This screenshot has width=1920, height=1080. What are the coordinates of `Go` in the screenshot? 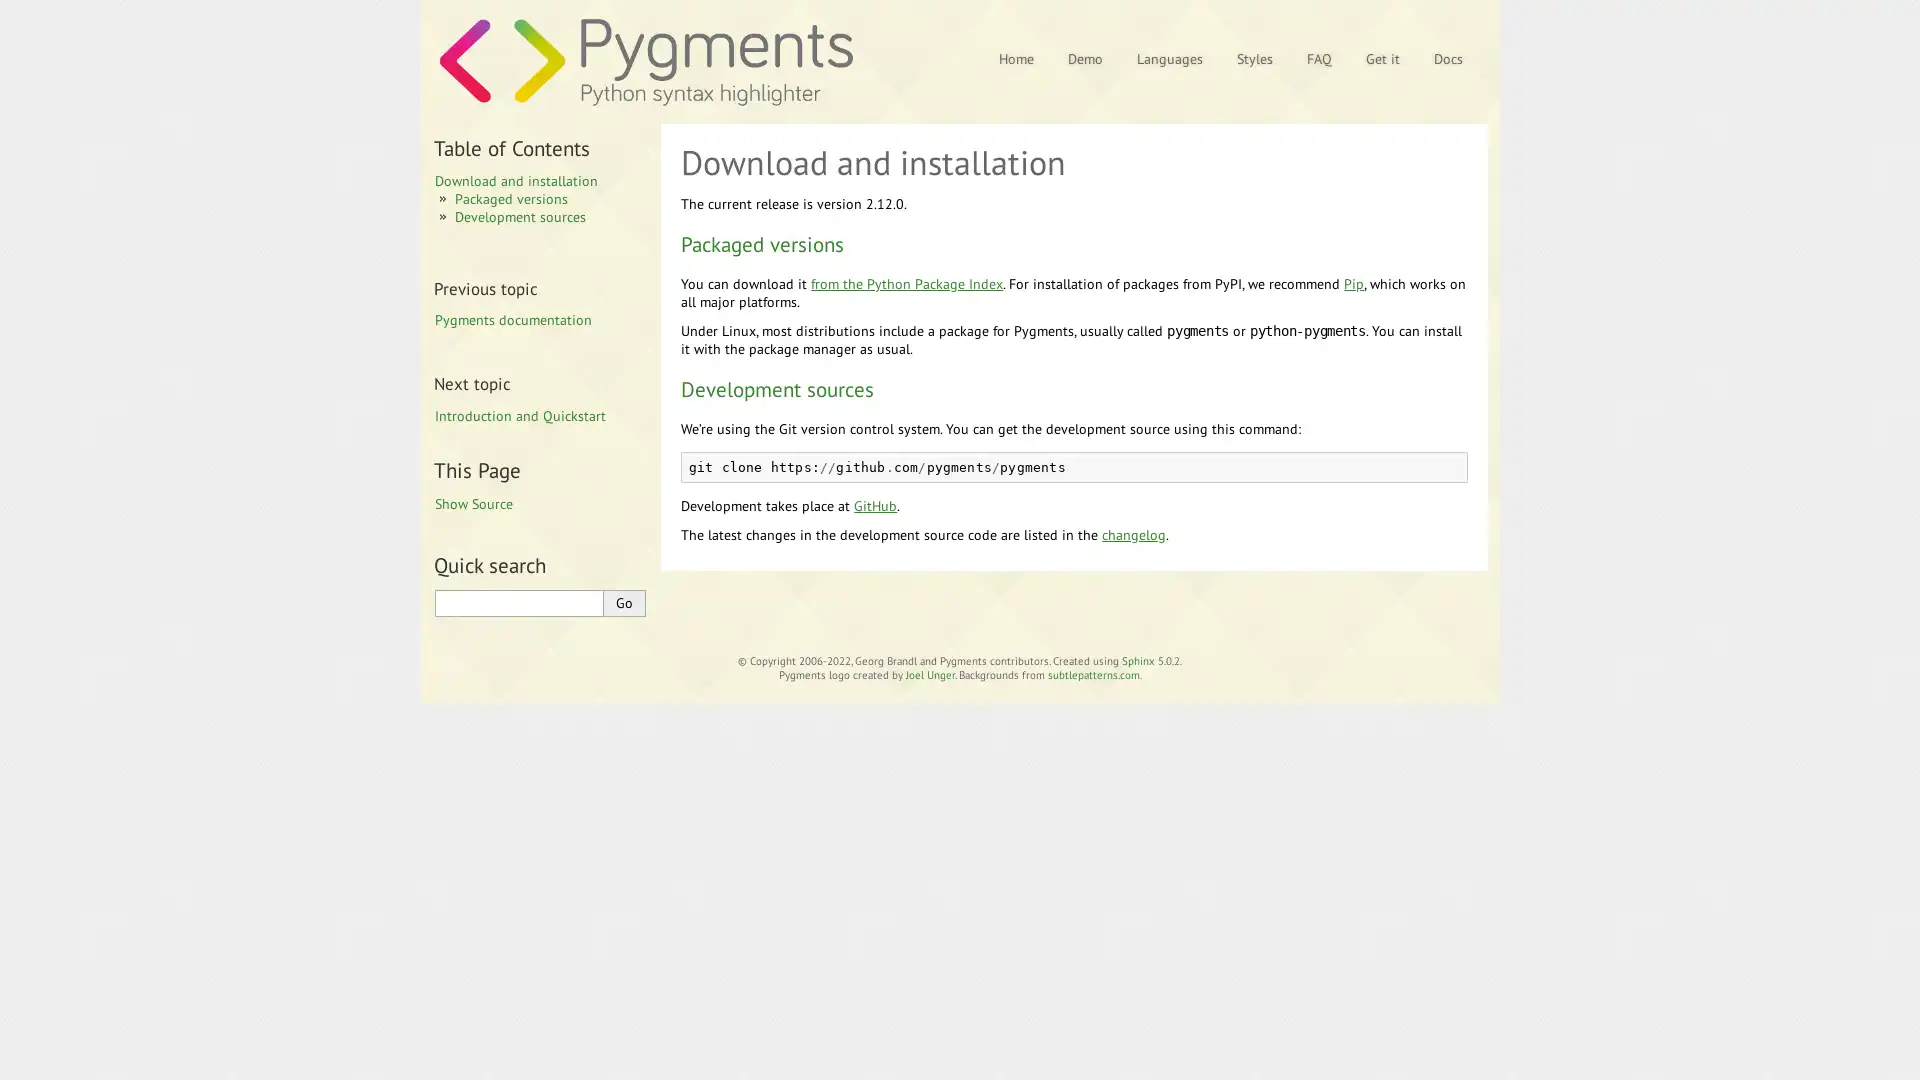 It's located at (623, 601).